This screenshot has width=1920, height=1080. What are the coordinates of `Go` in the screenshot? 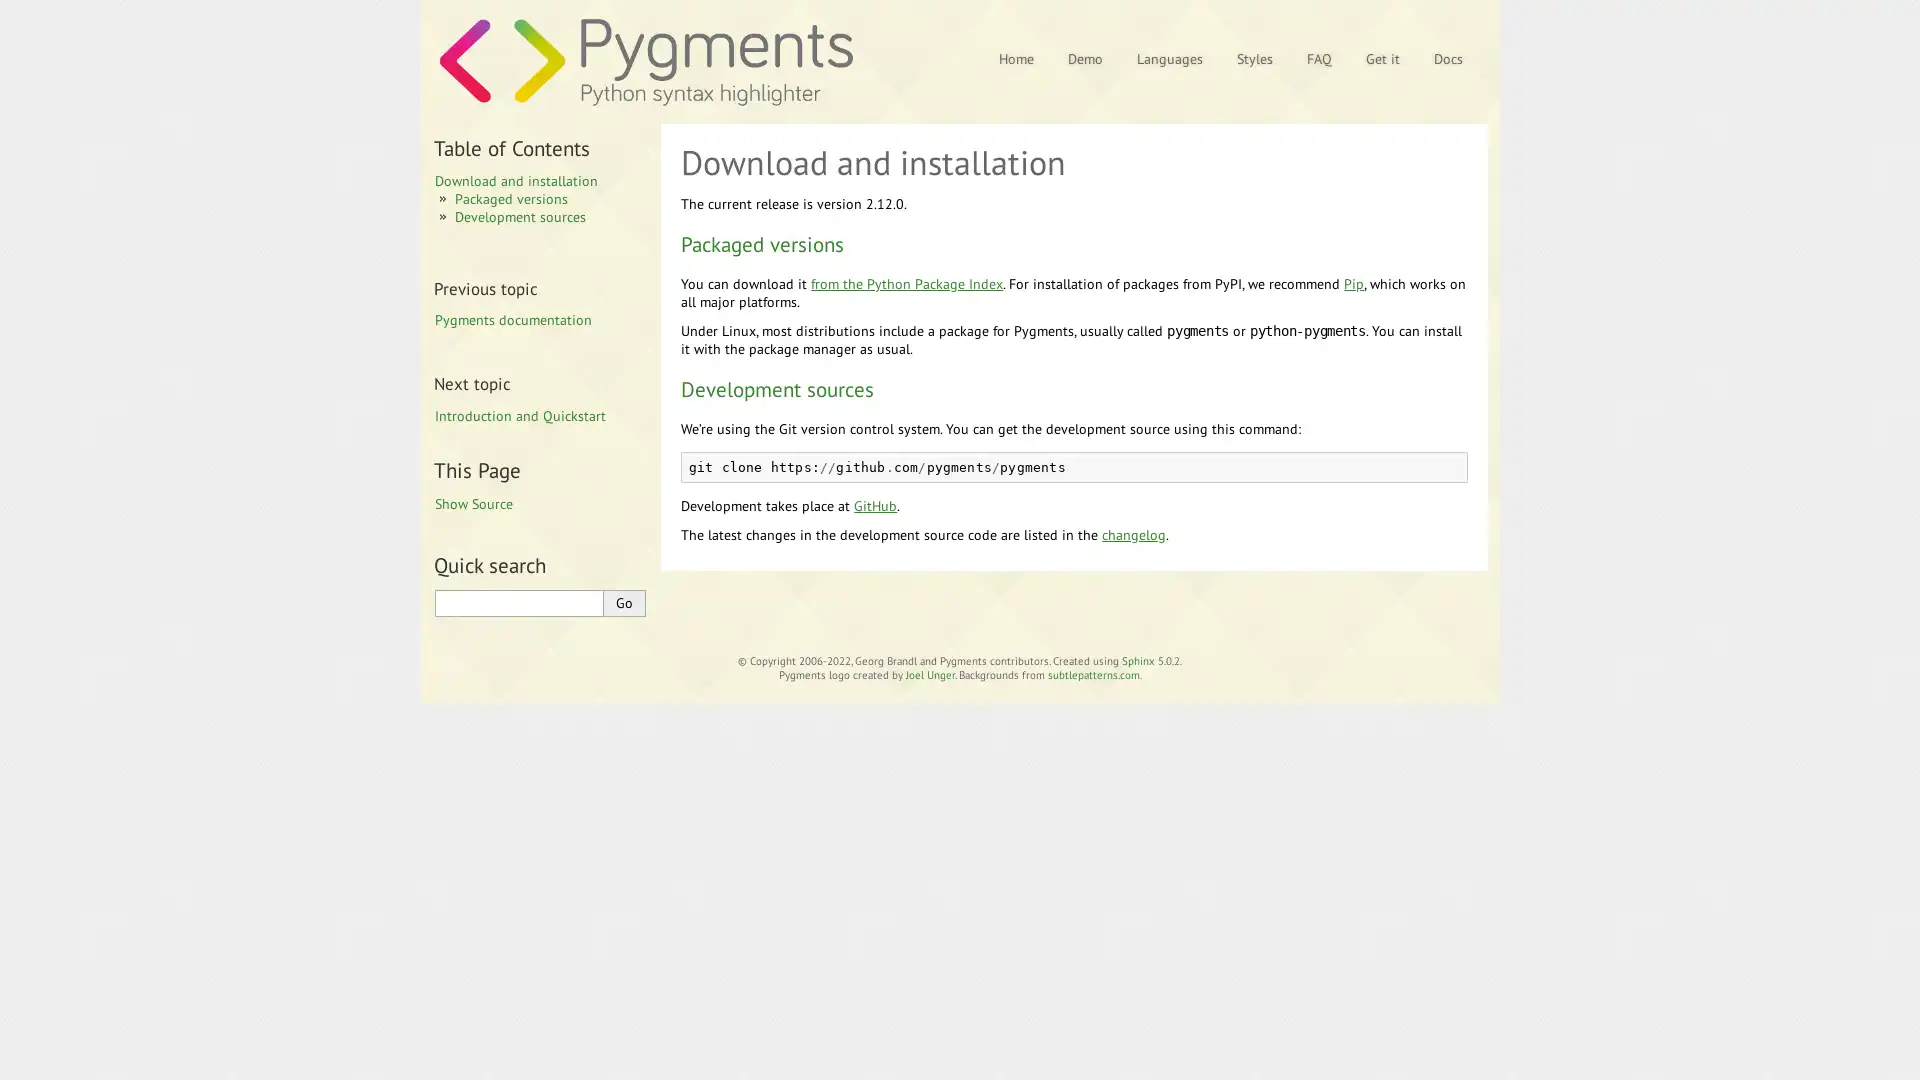 It's located at (623, 601).